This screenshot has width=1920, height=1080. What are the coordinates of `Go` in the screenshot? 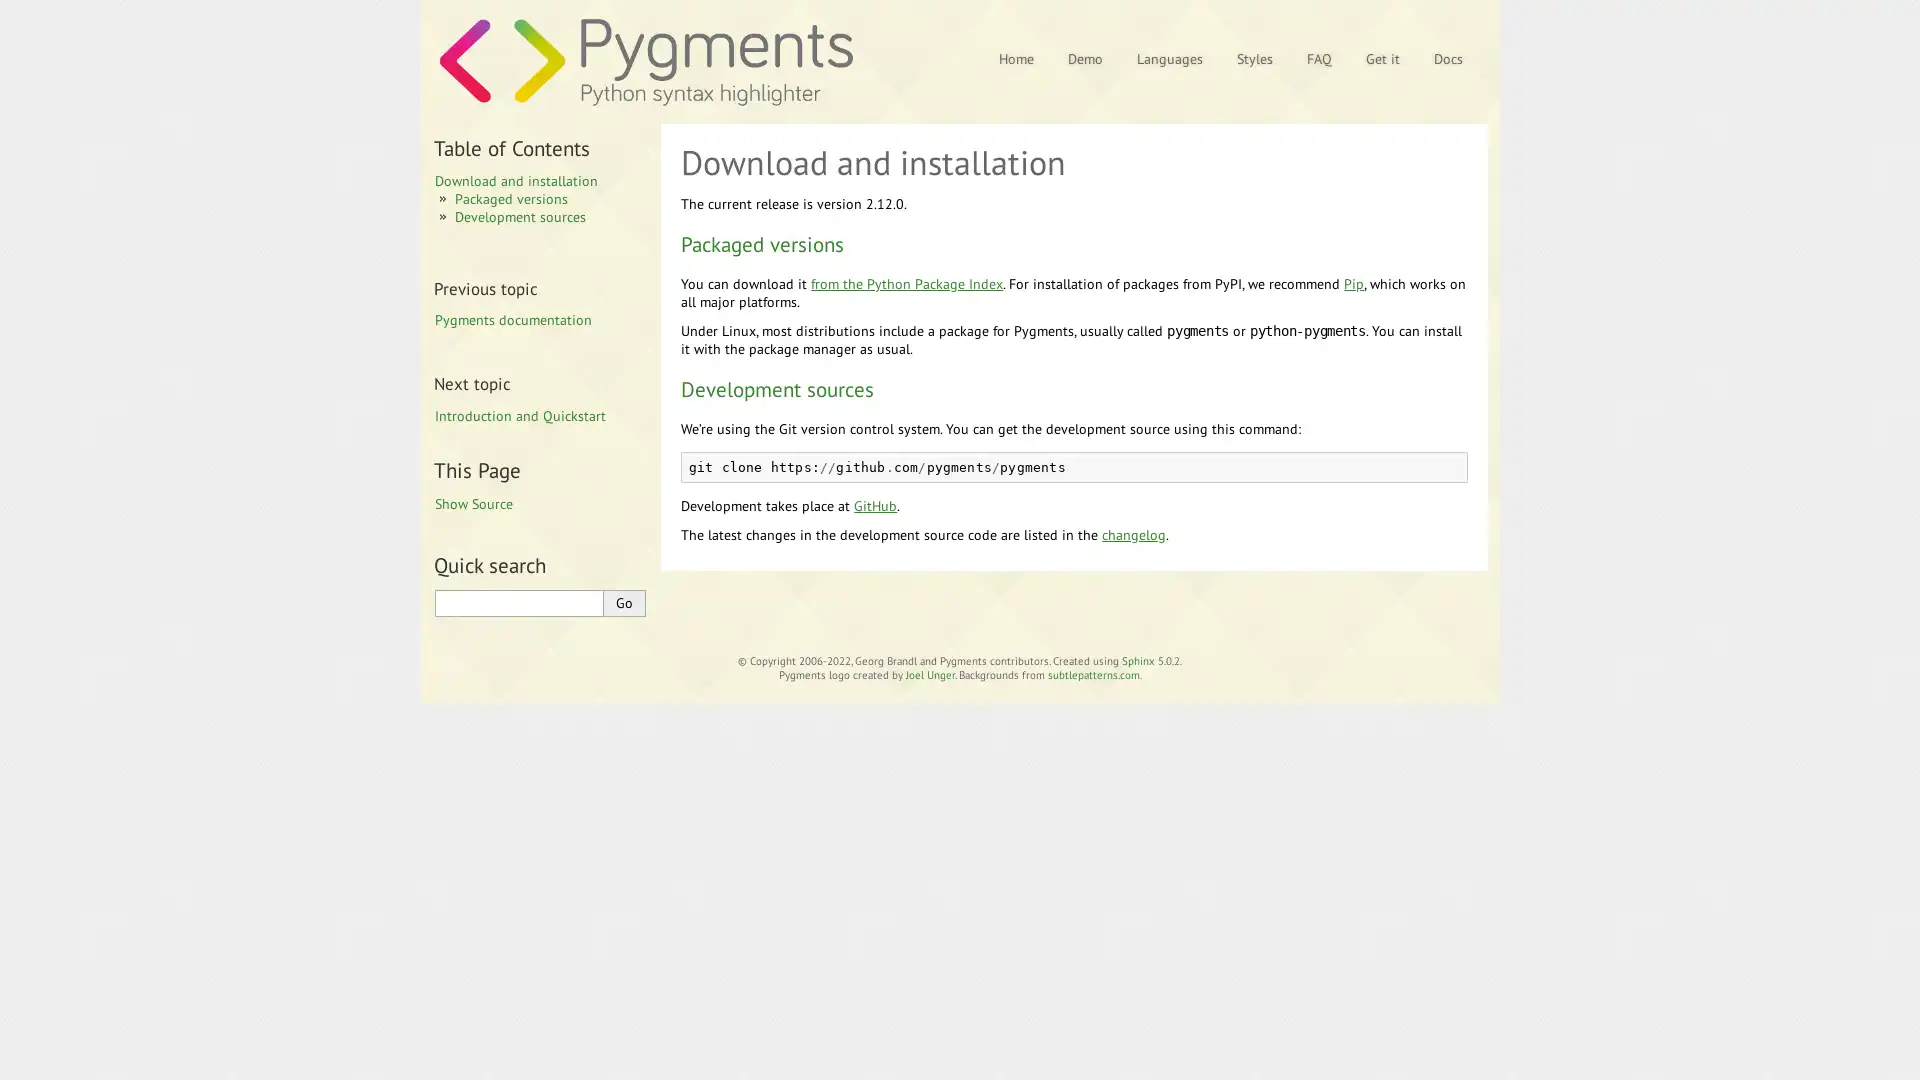 It's located at (623, 601).